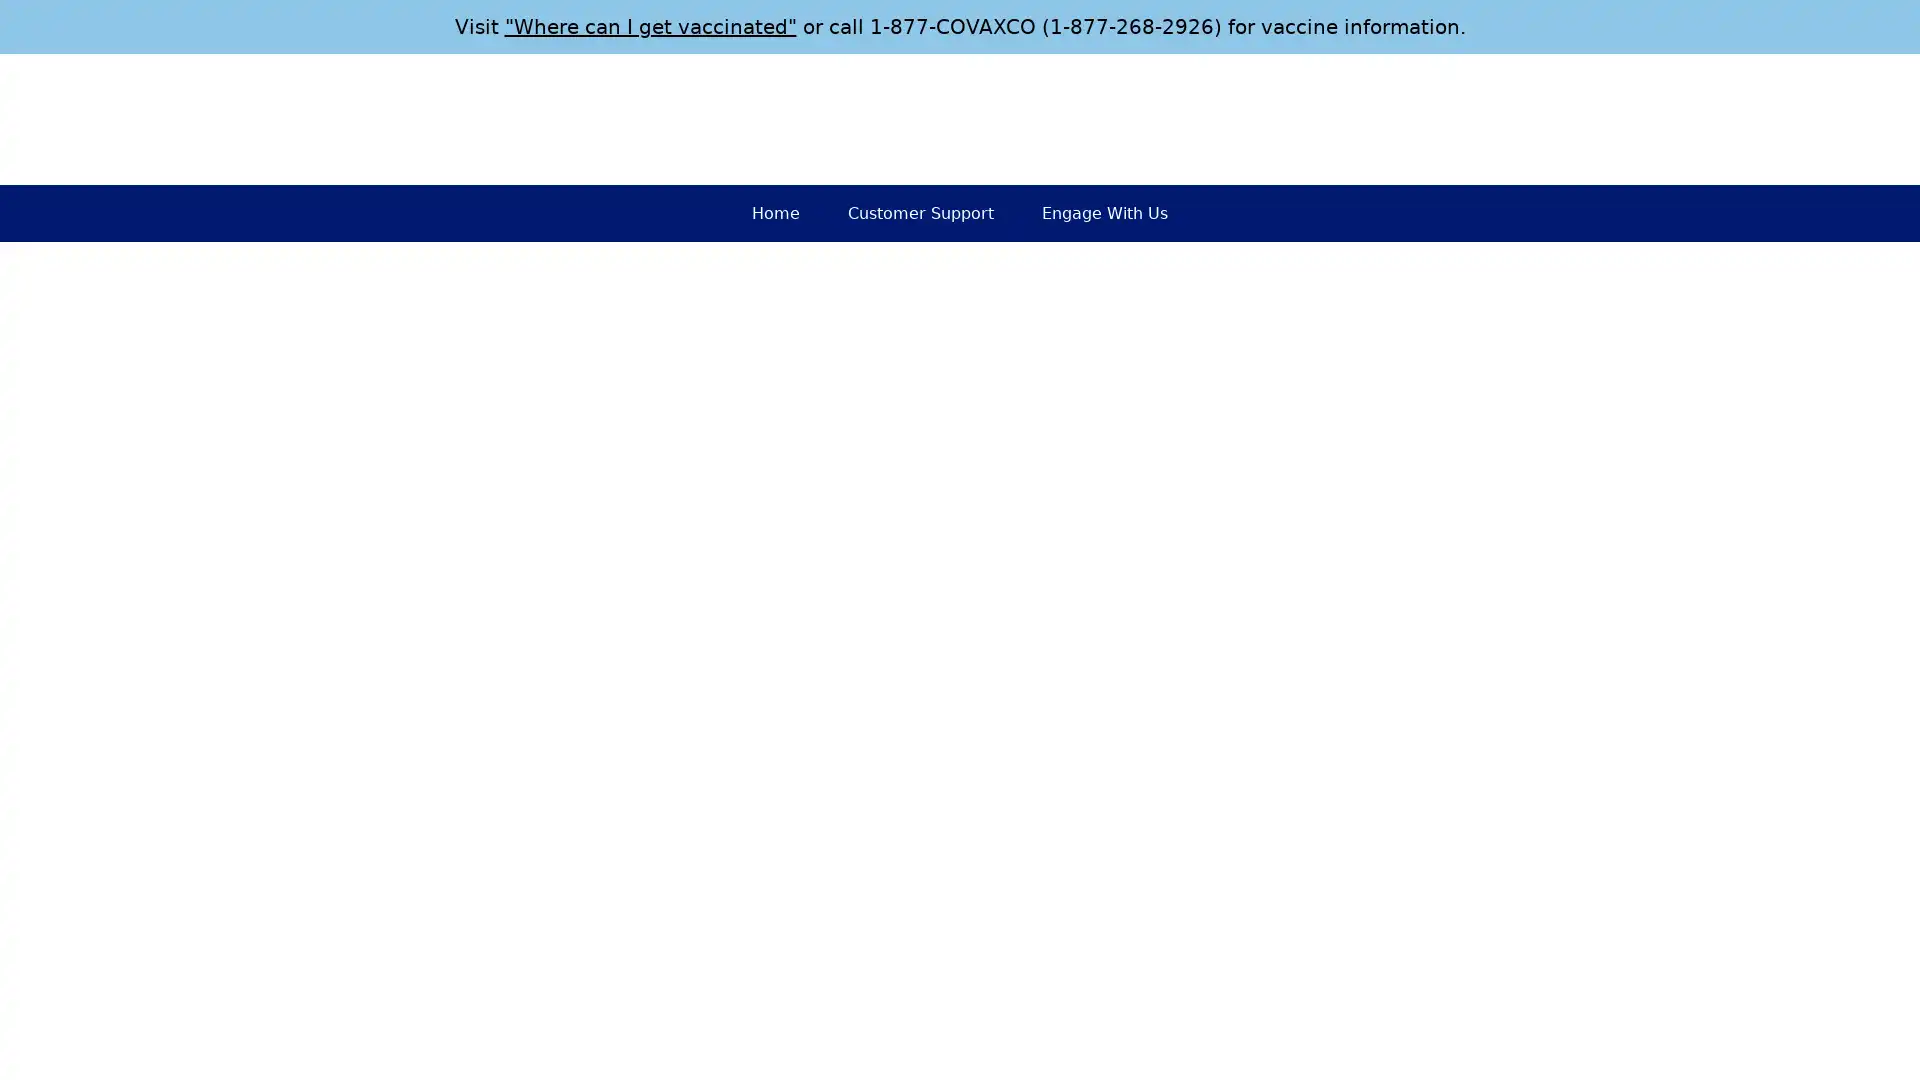 The image size is (1920, 1080). I want to click on Search the website, so click(1632, 120).